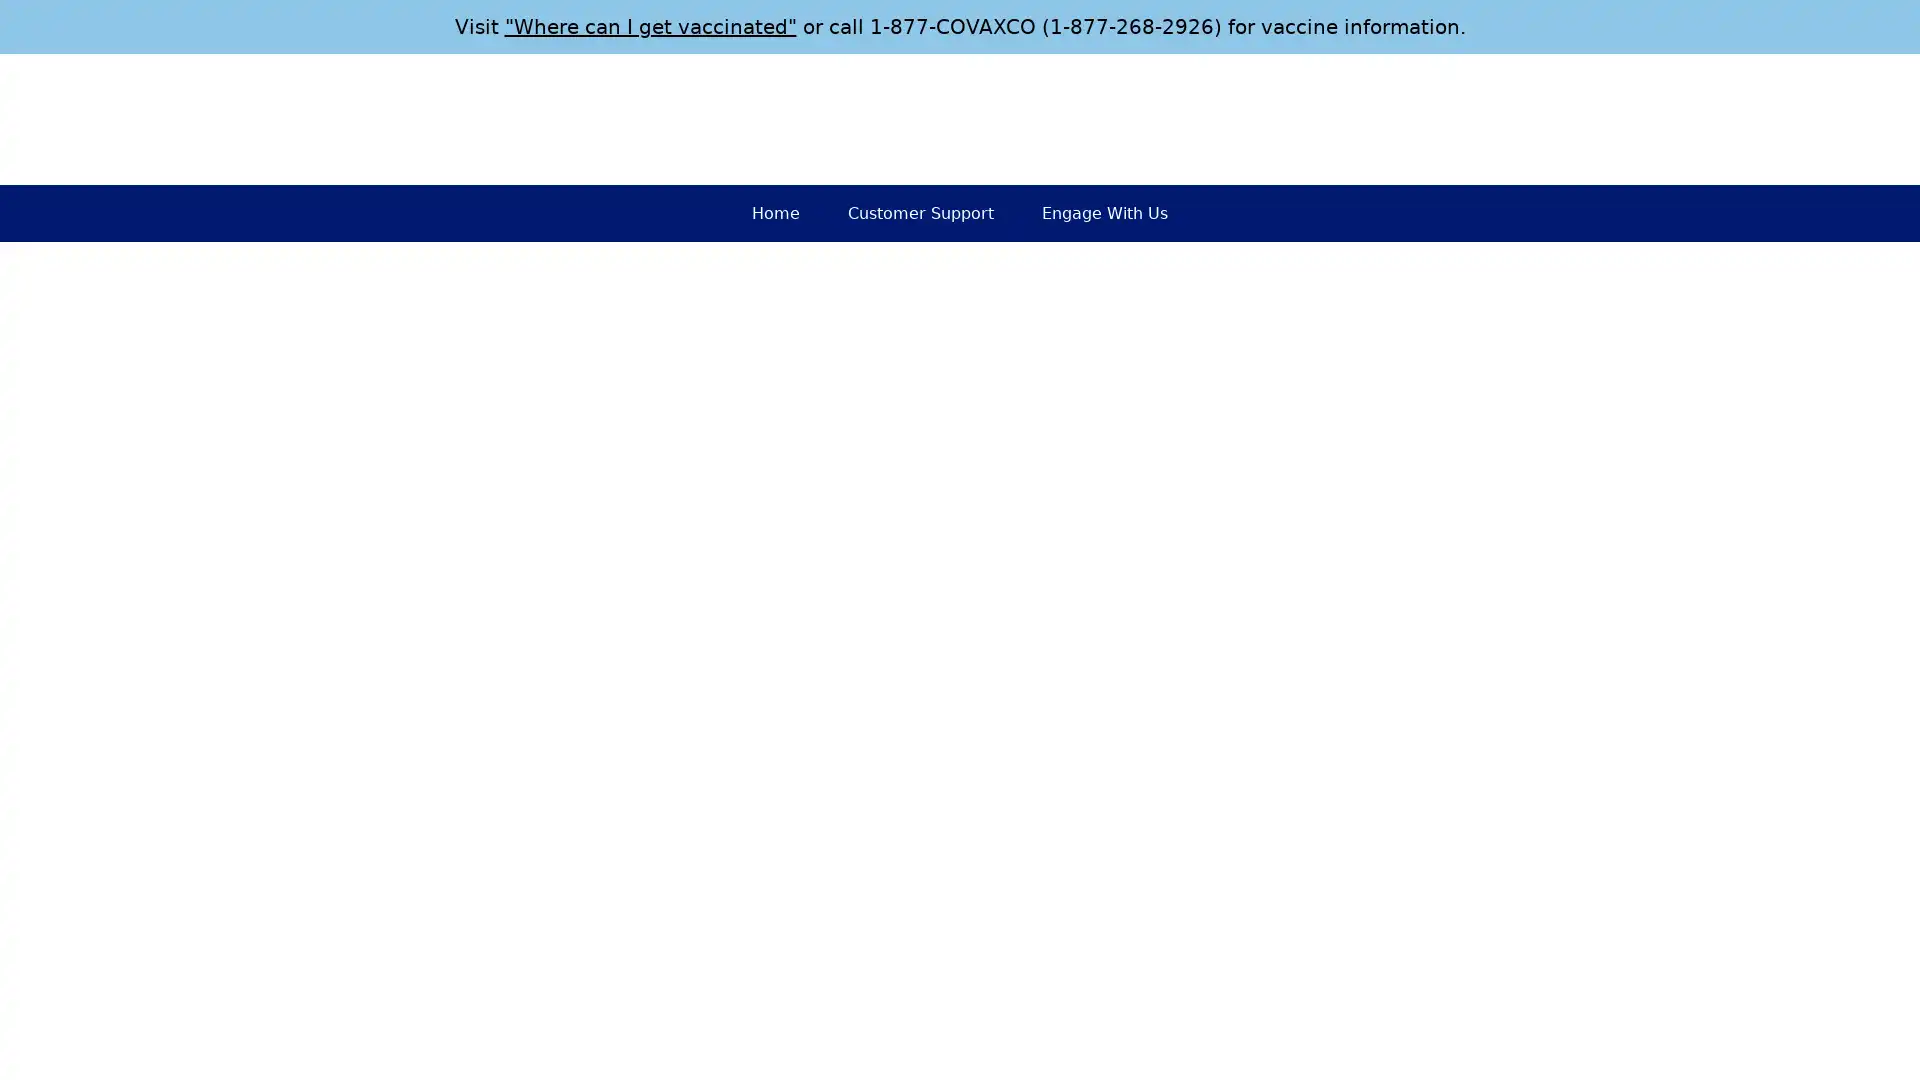 The image size is (1920, 1080). I want to click on Search the website, so click(1632, 120).